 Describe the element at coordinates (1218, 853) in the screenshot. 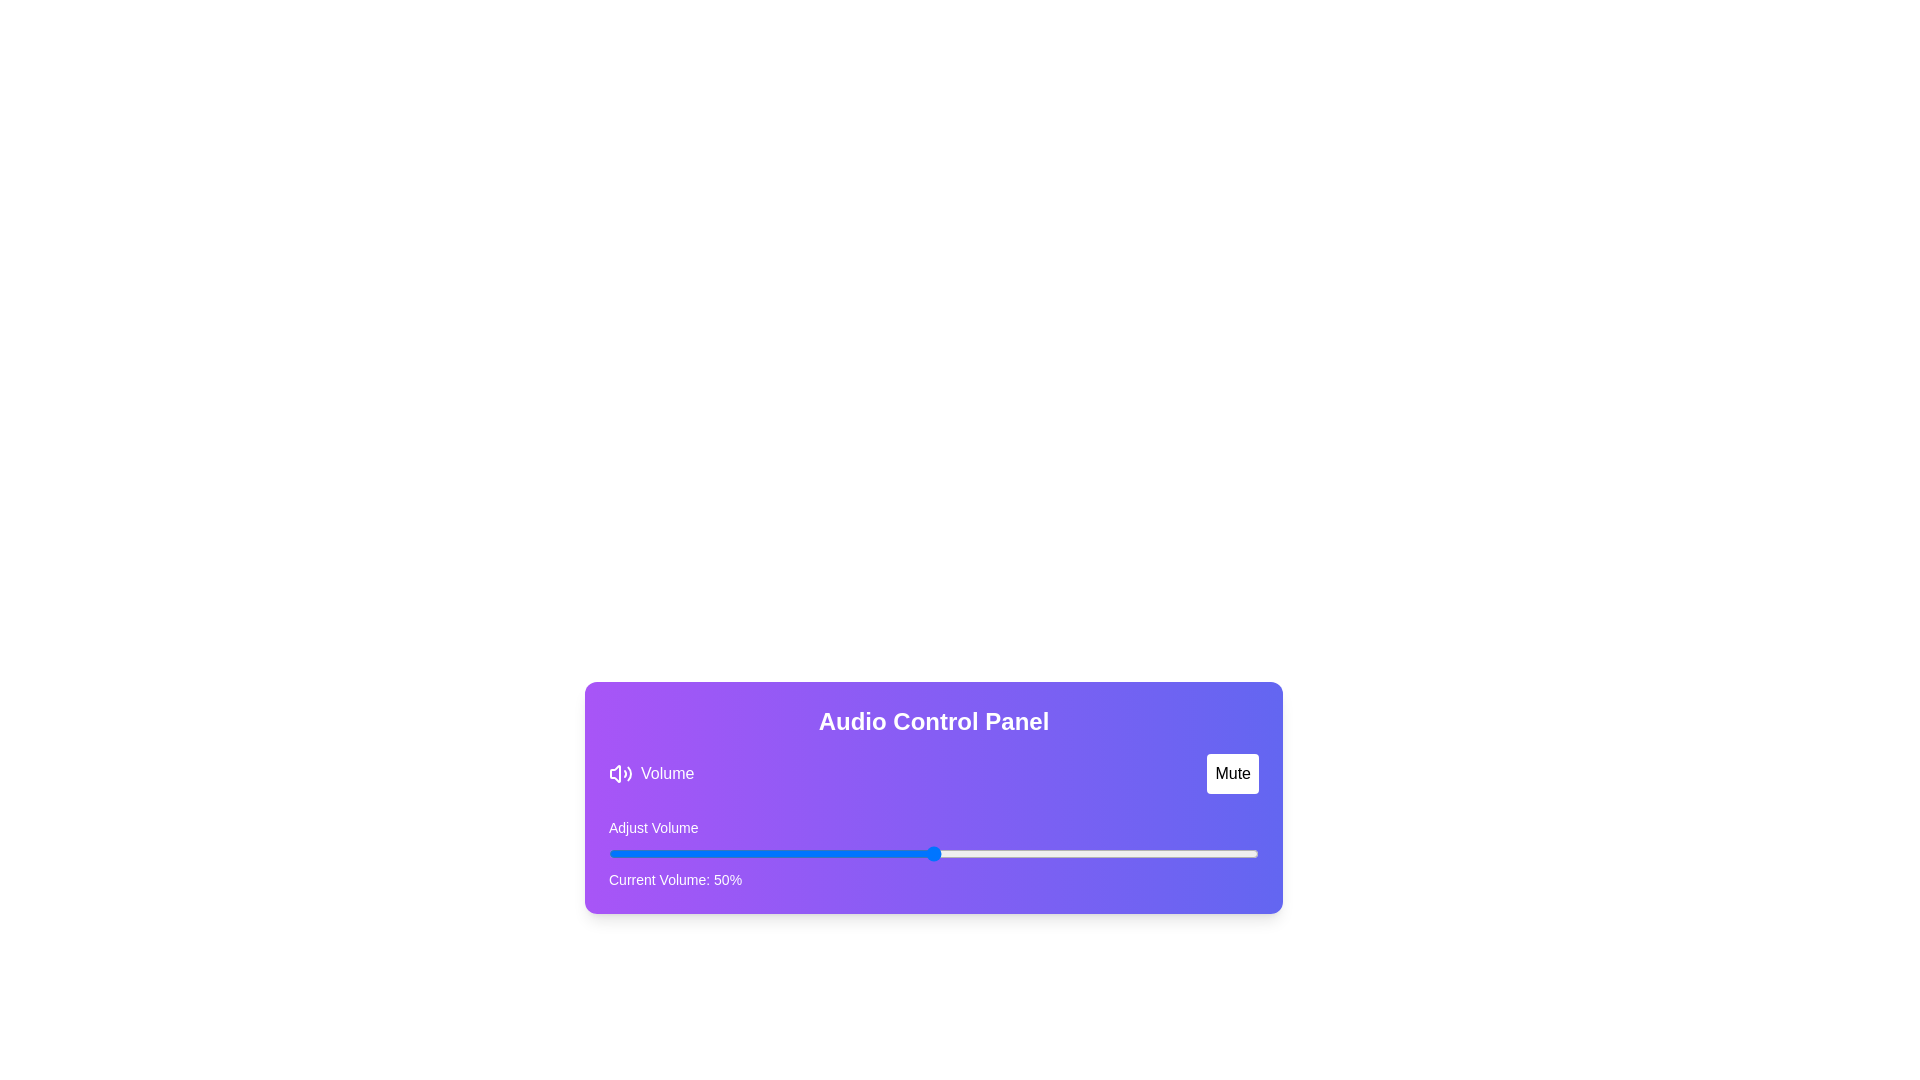

I see `the volume slider` at that location.